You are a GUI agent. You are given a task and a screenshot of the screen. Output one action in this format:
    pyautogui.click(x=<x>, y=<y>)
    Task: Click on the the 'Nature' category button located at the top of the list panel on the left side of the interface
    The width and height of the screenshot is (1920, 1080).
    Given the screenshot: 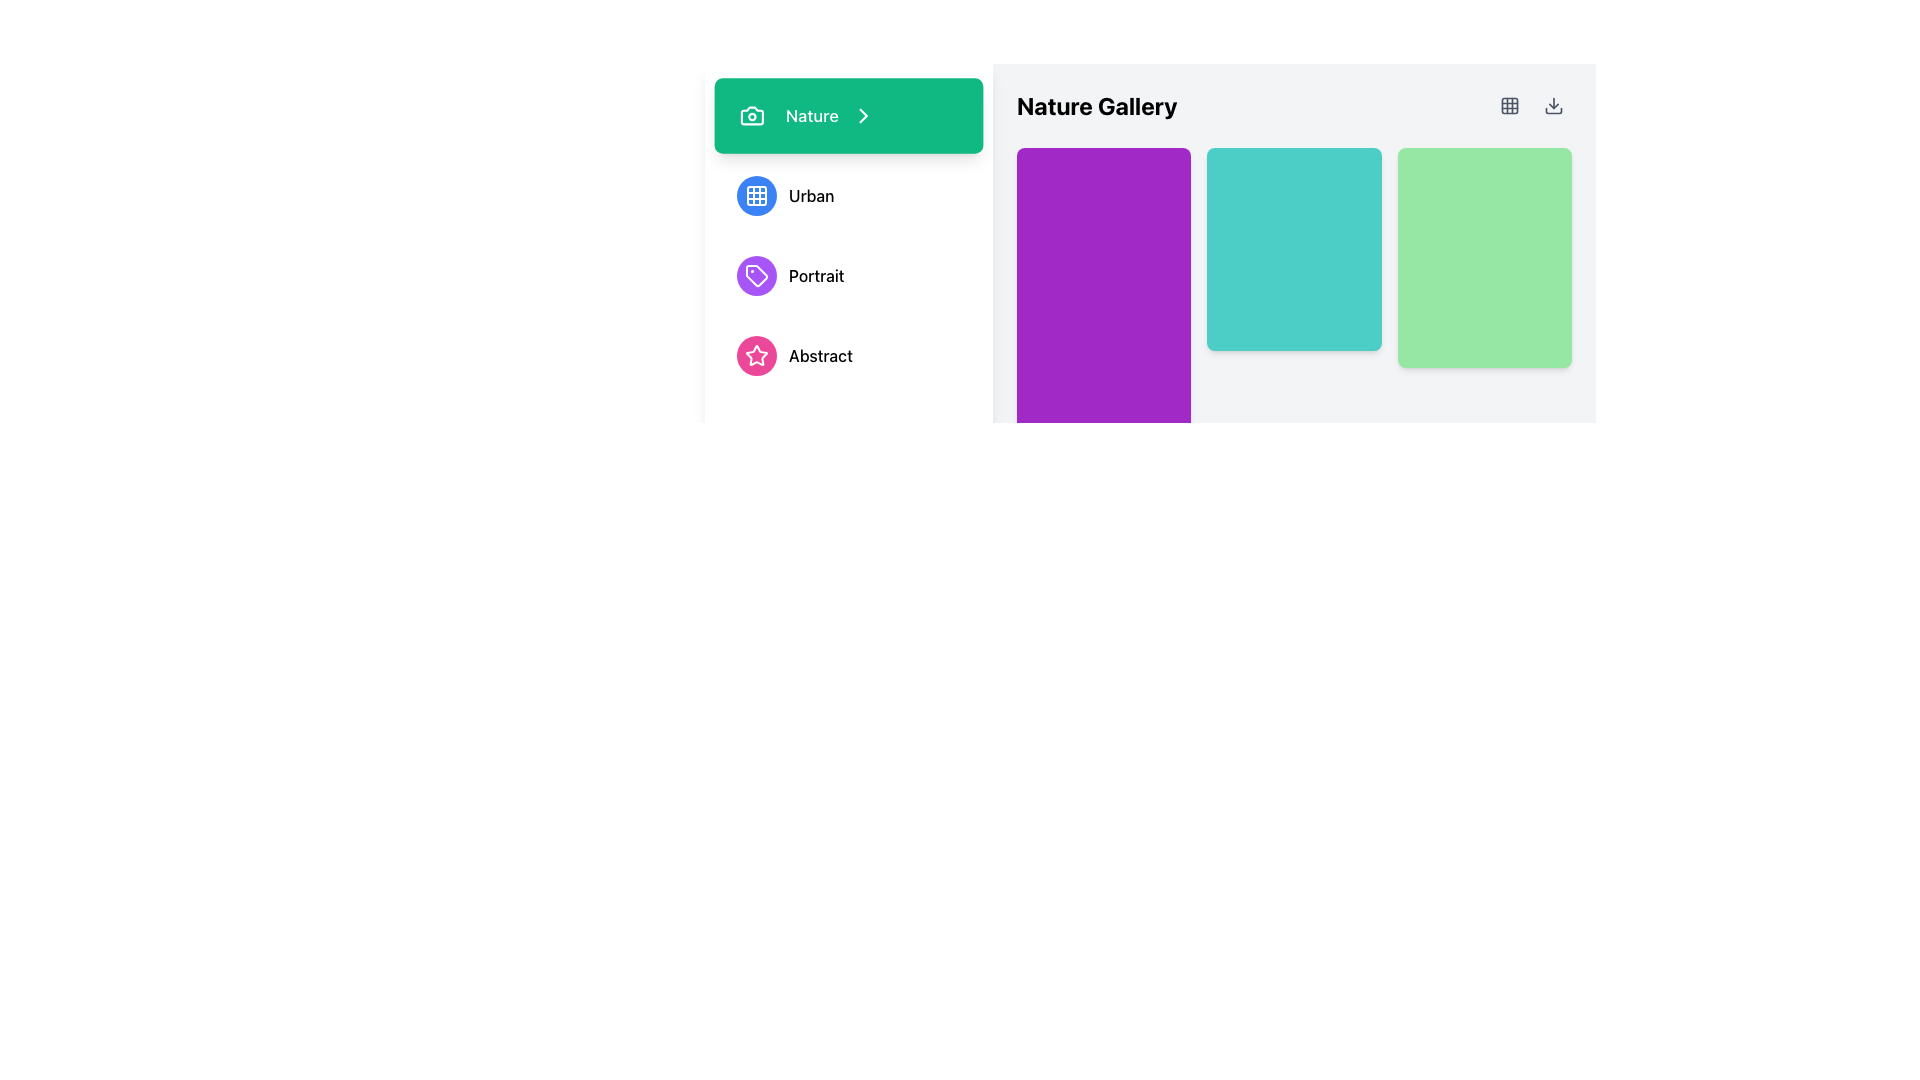 What is the action you would take?
    pyautogui.click(x=849, y=115)
    